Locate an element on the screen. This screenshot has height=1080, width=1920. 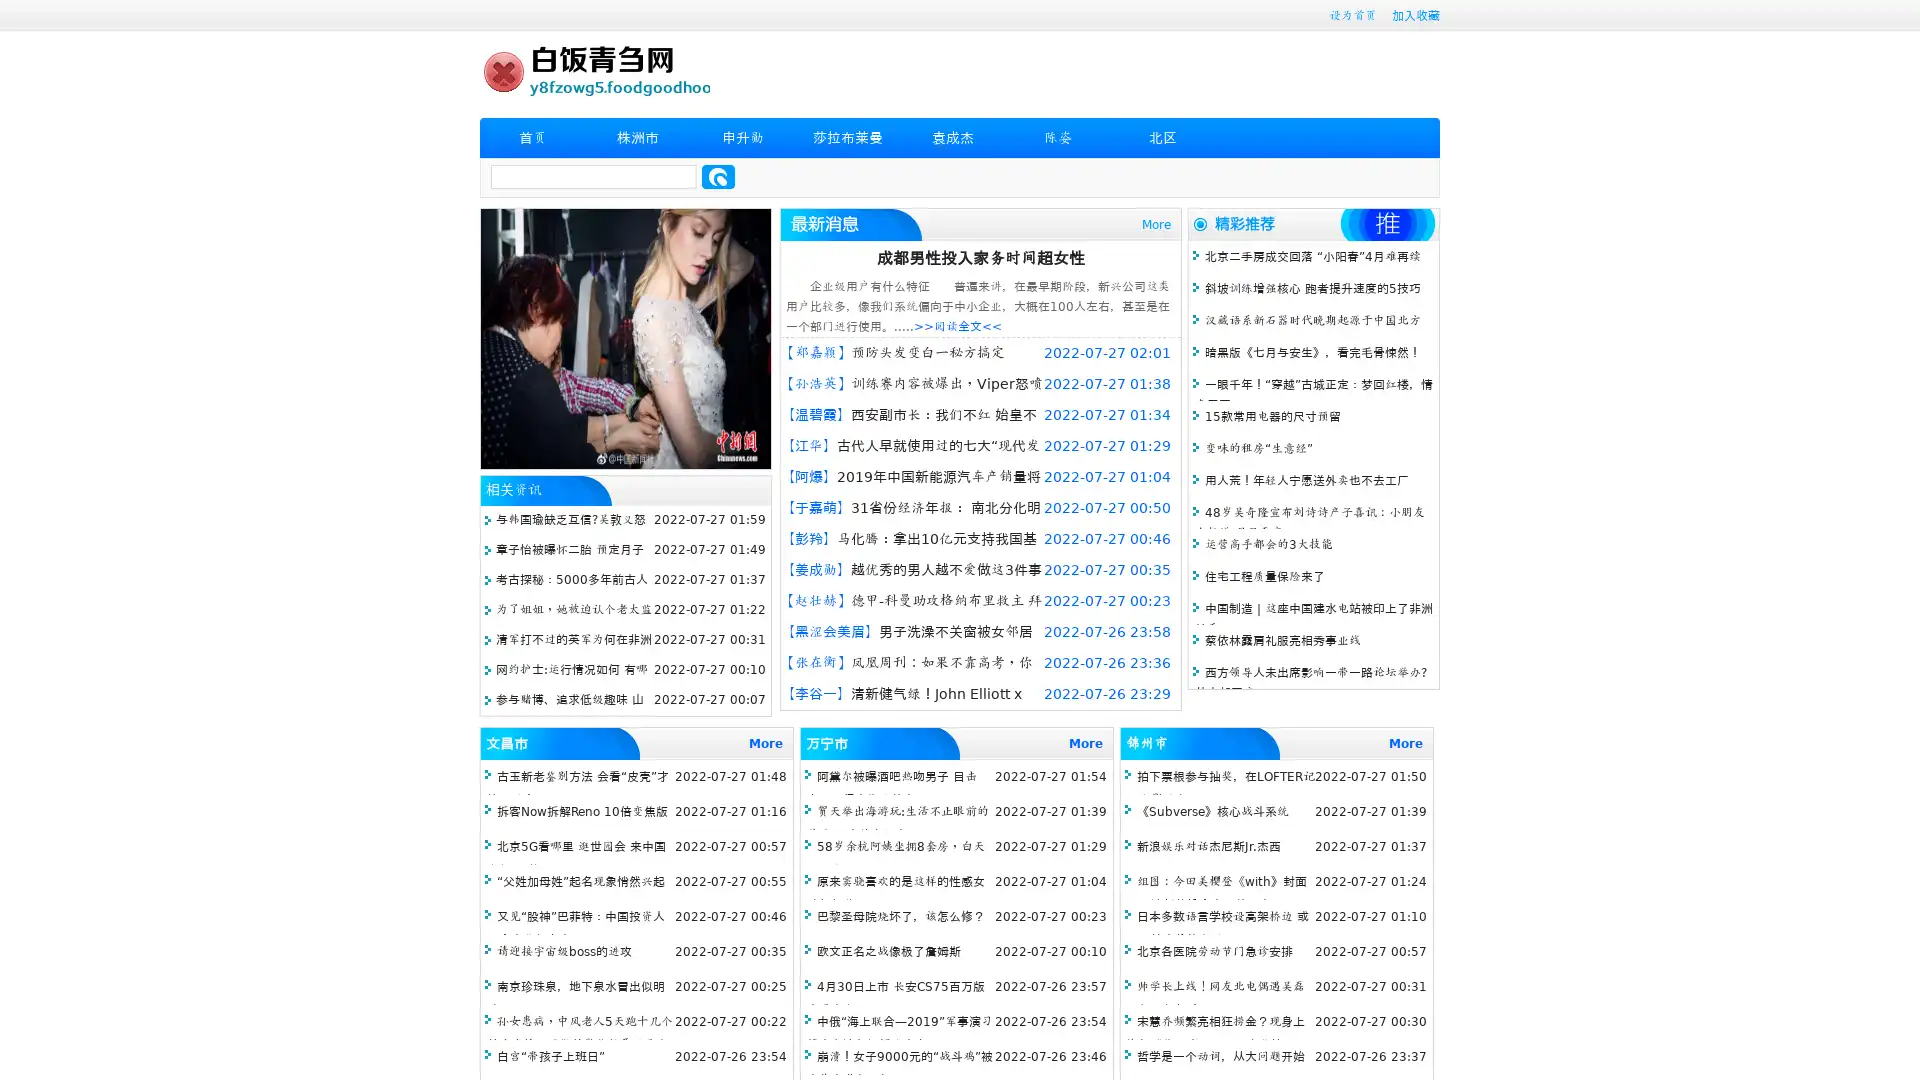
Search is located at coordinates (718, 176).